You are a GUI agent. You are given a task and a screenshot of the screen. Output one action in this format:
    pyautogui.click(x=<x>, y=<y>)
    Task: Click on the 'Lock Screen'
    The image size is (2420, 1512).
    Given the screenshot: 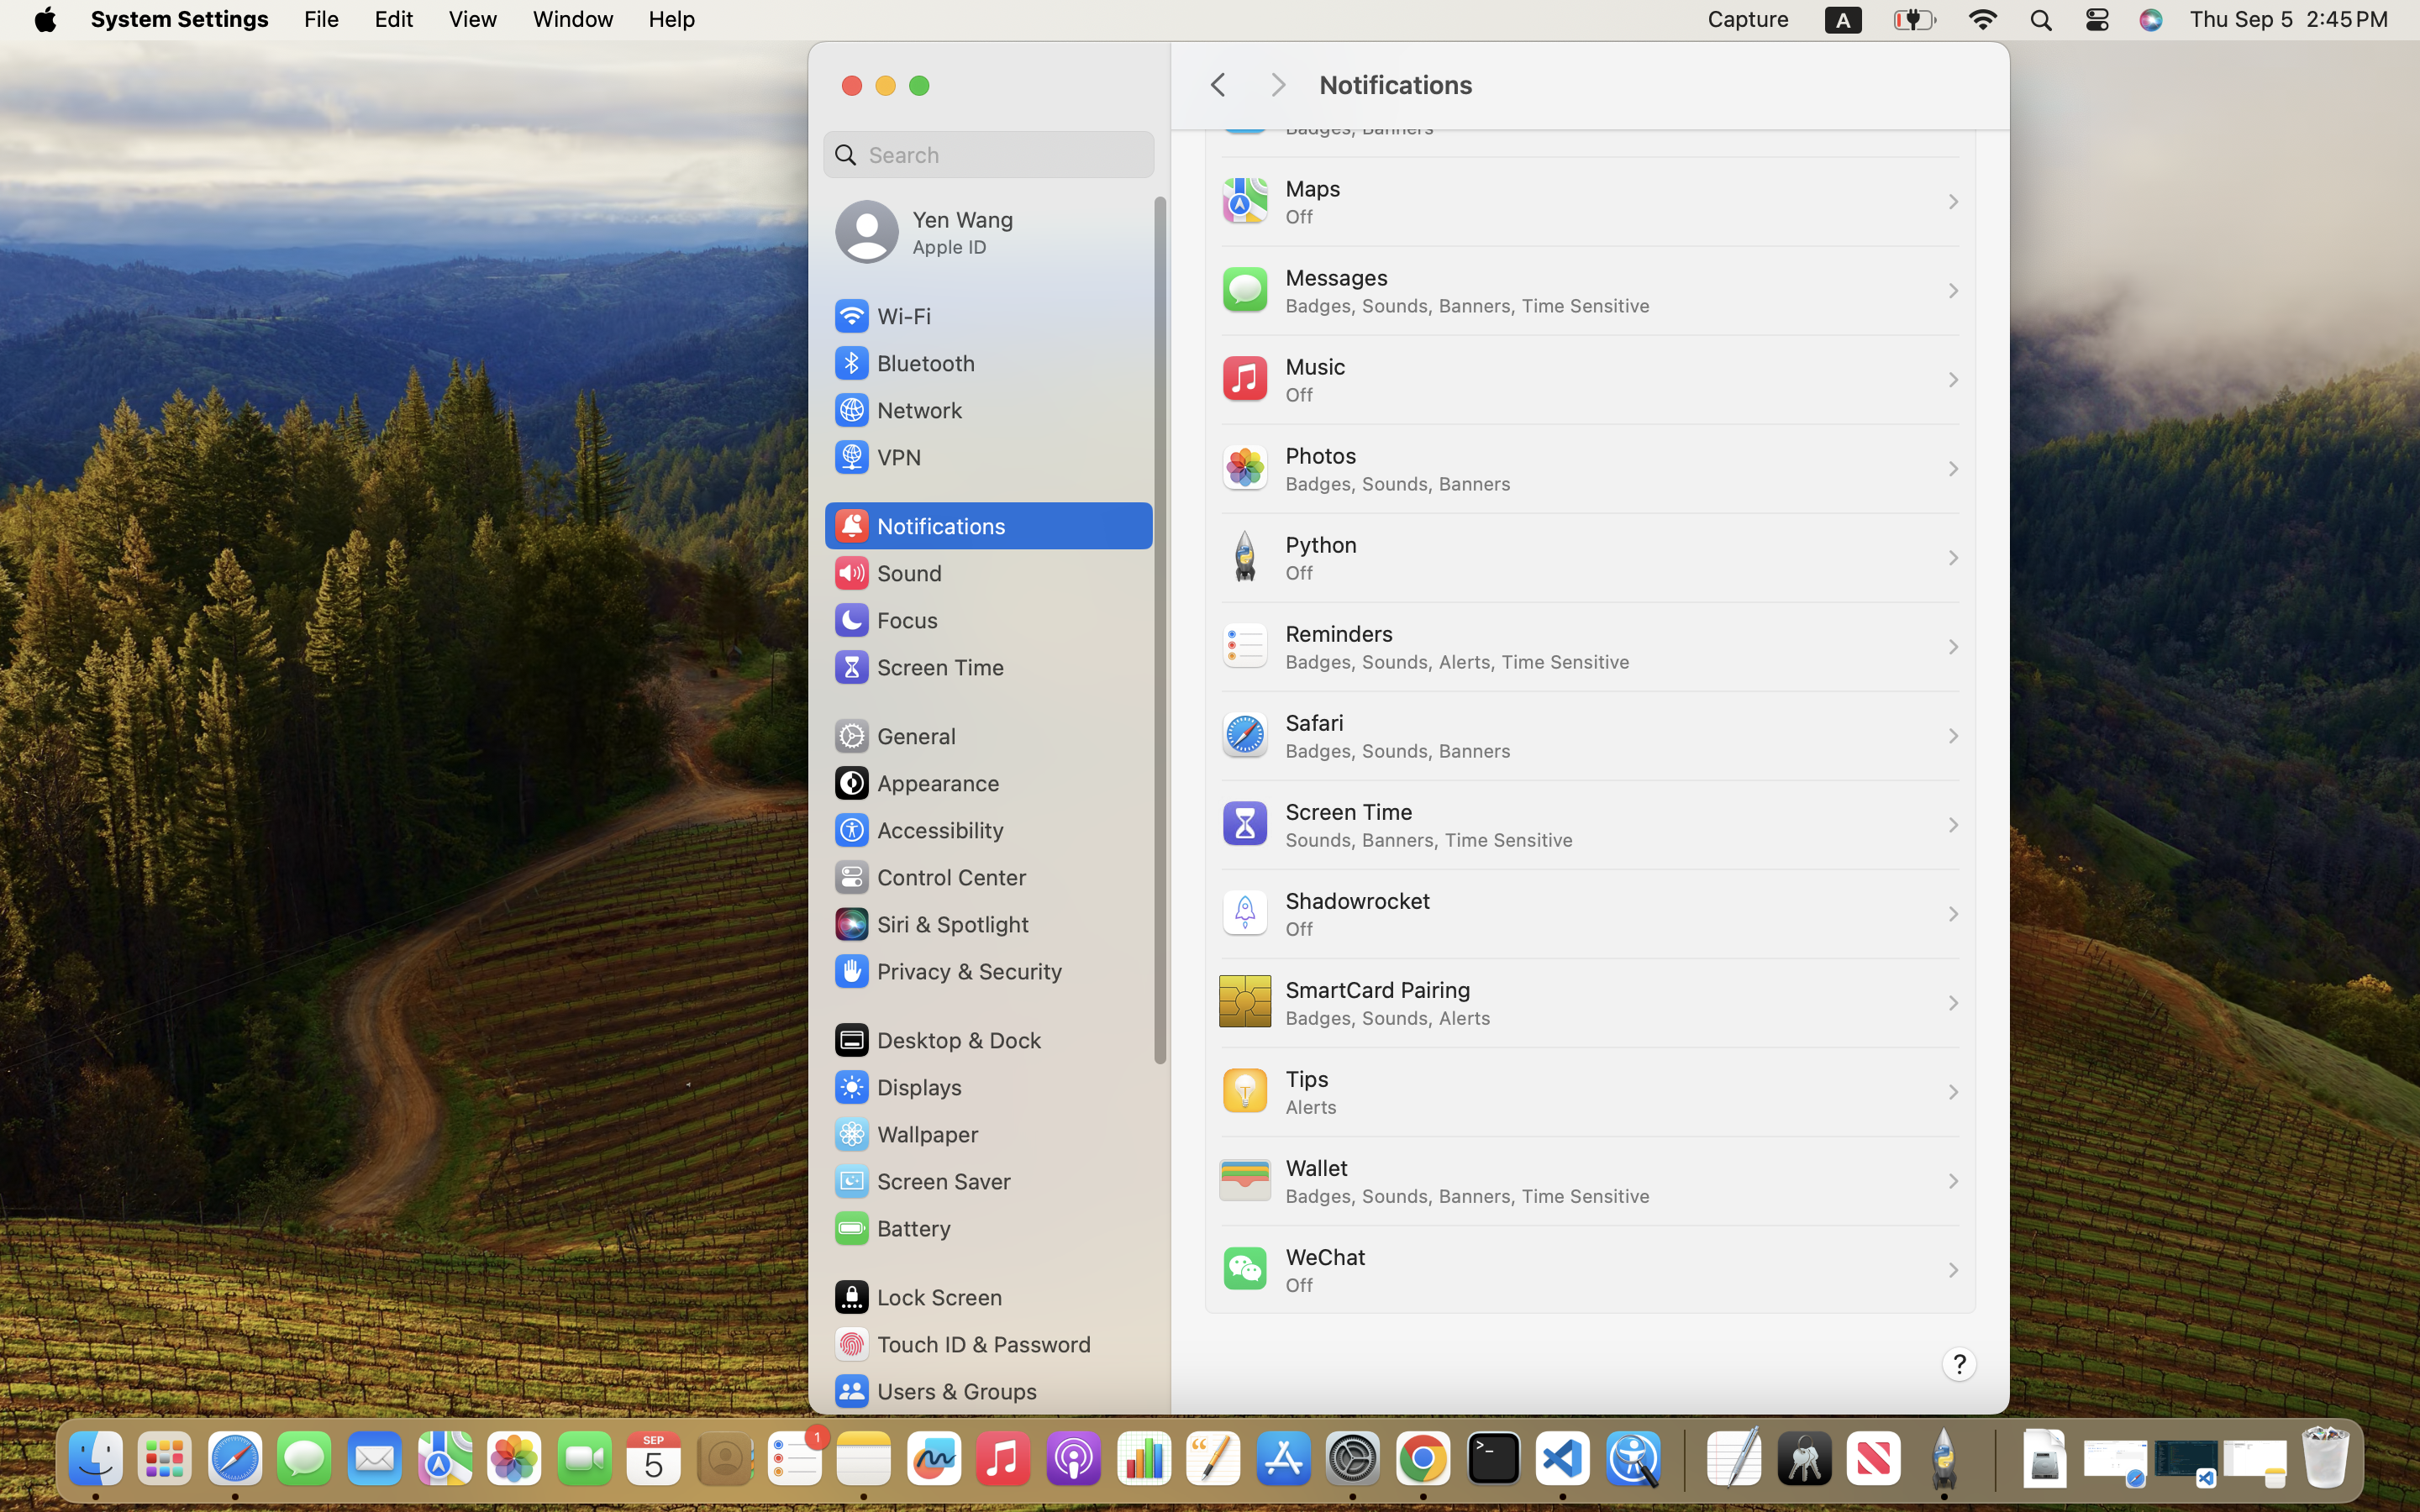 What is the action you would take?
    pyautogui.click(x=918, y=1296)
    